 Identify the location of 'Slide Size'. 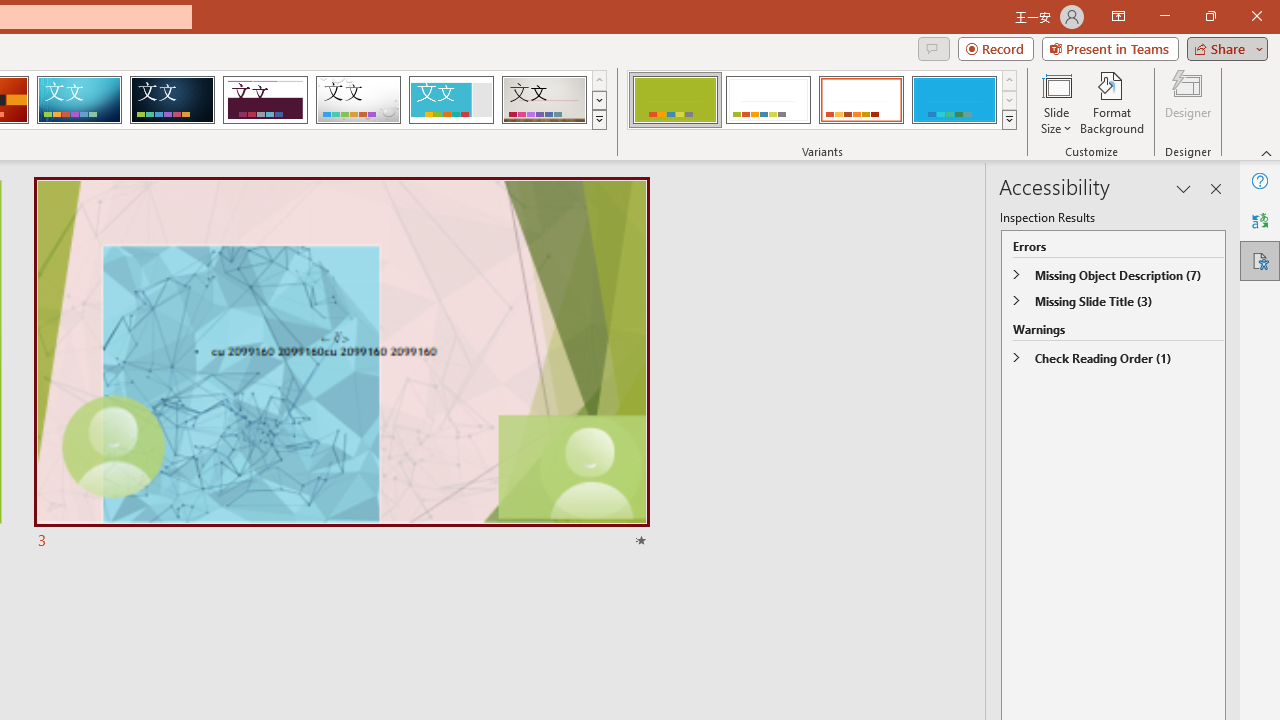
(1055, 103).